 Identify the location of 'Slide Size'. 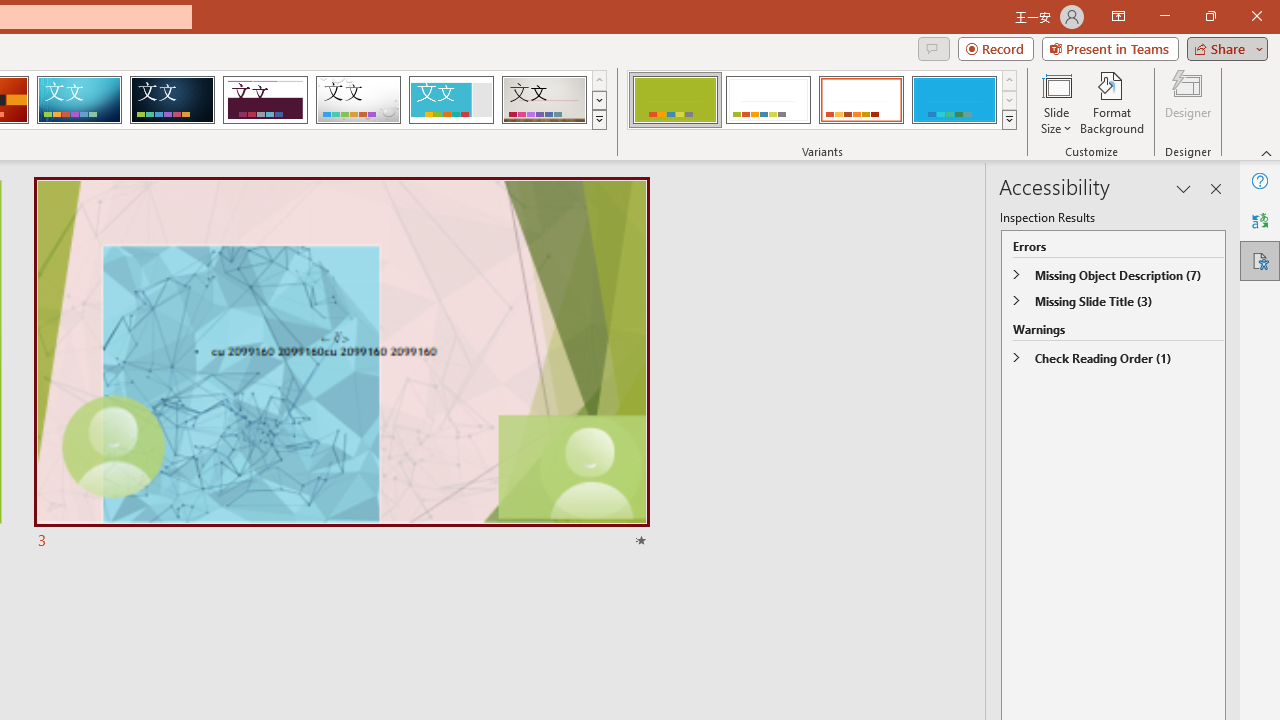
(1055, 103).